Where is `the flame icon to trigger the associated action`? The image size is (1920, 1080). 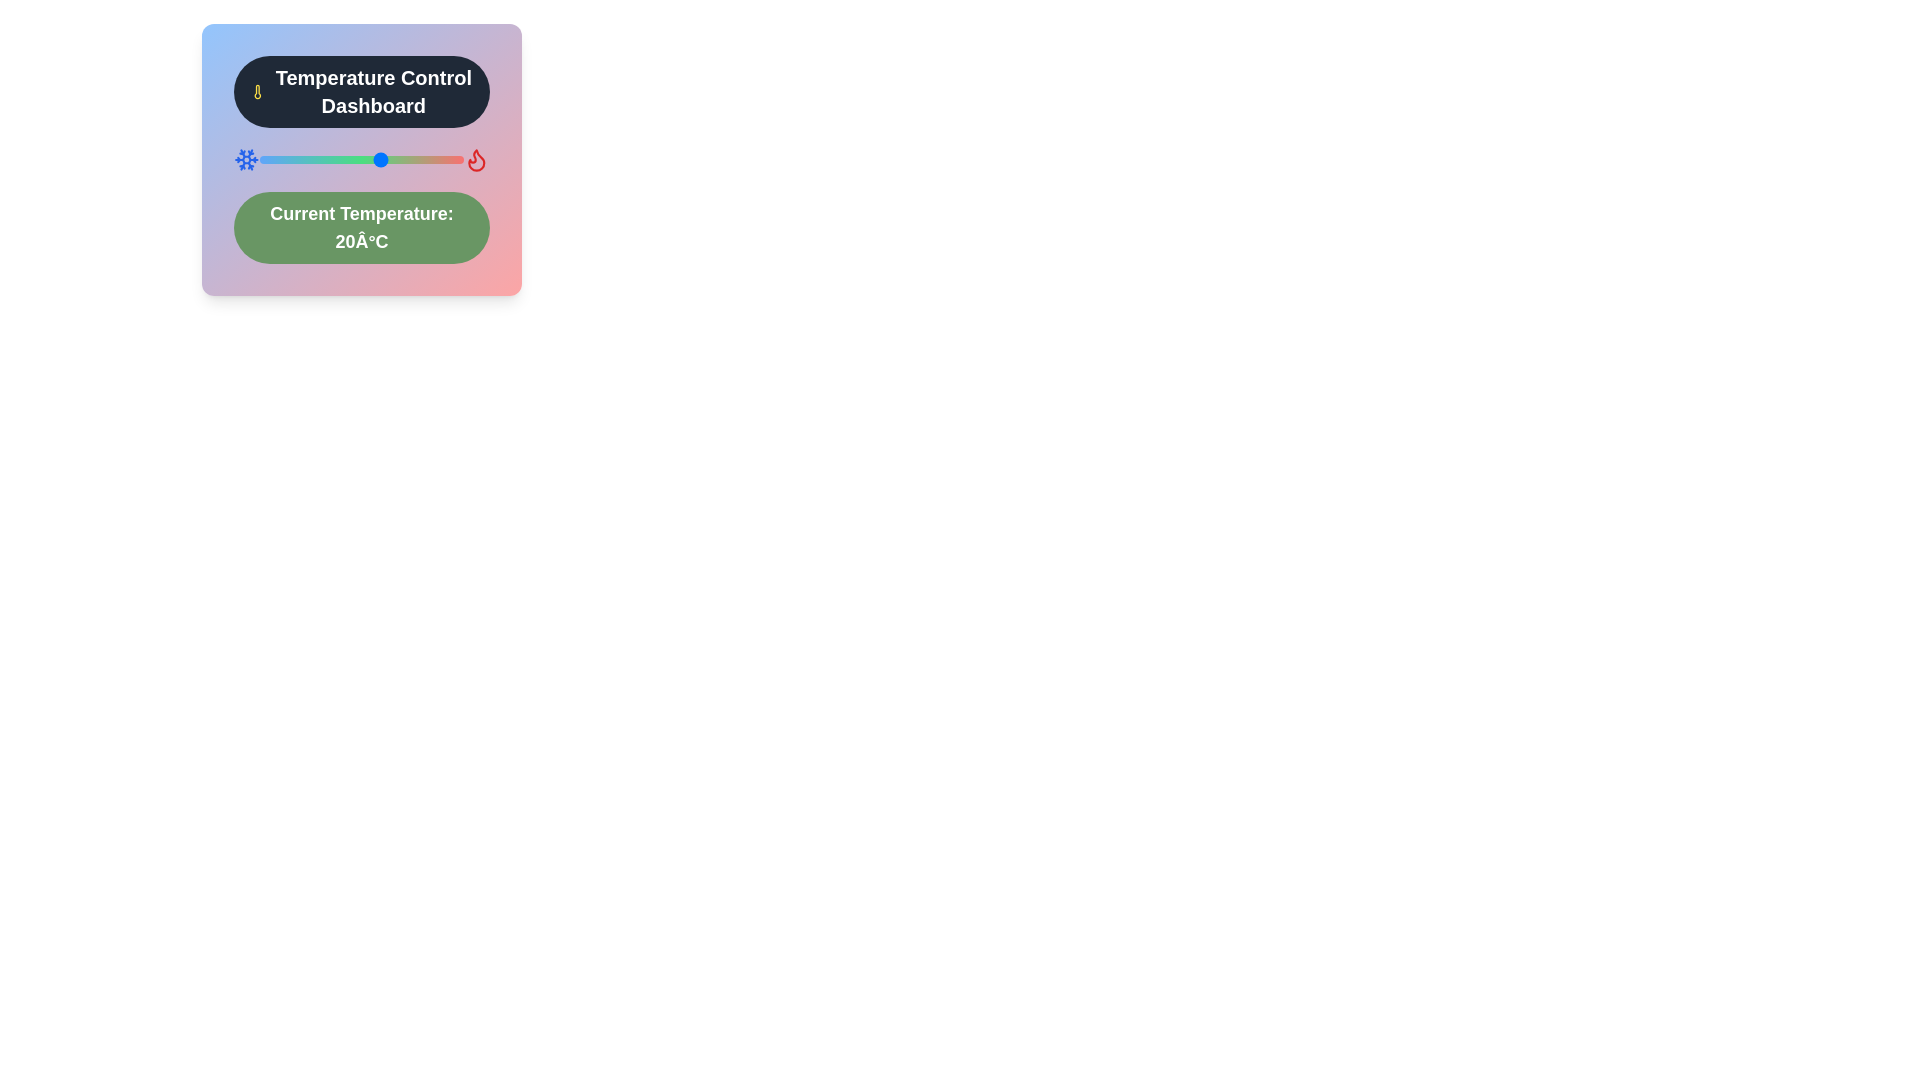
the flame icon to trigger the associated action is located at coordinates (475, 158).